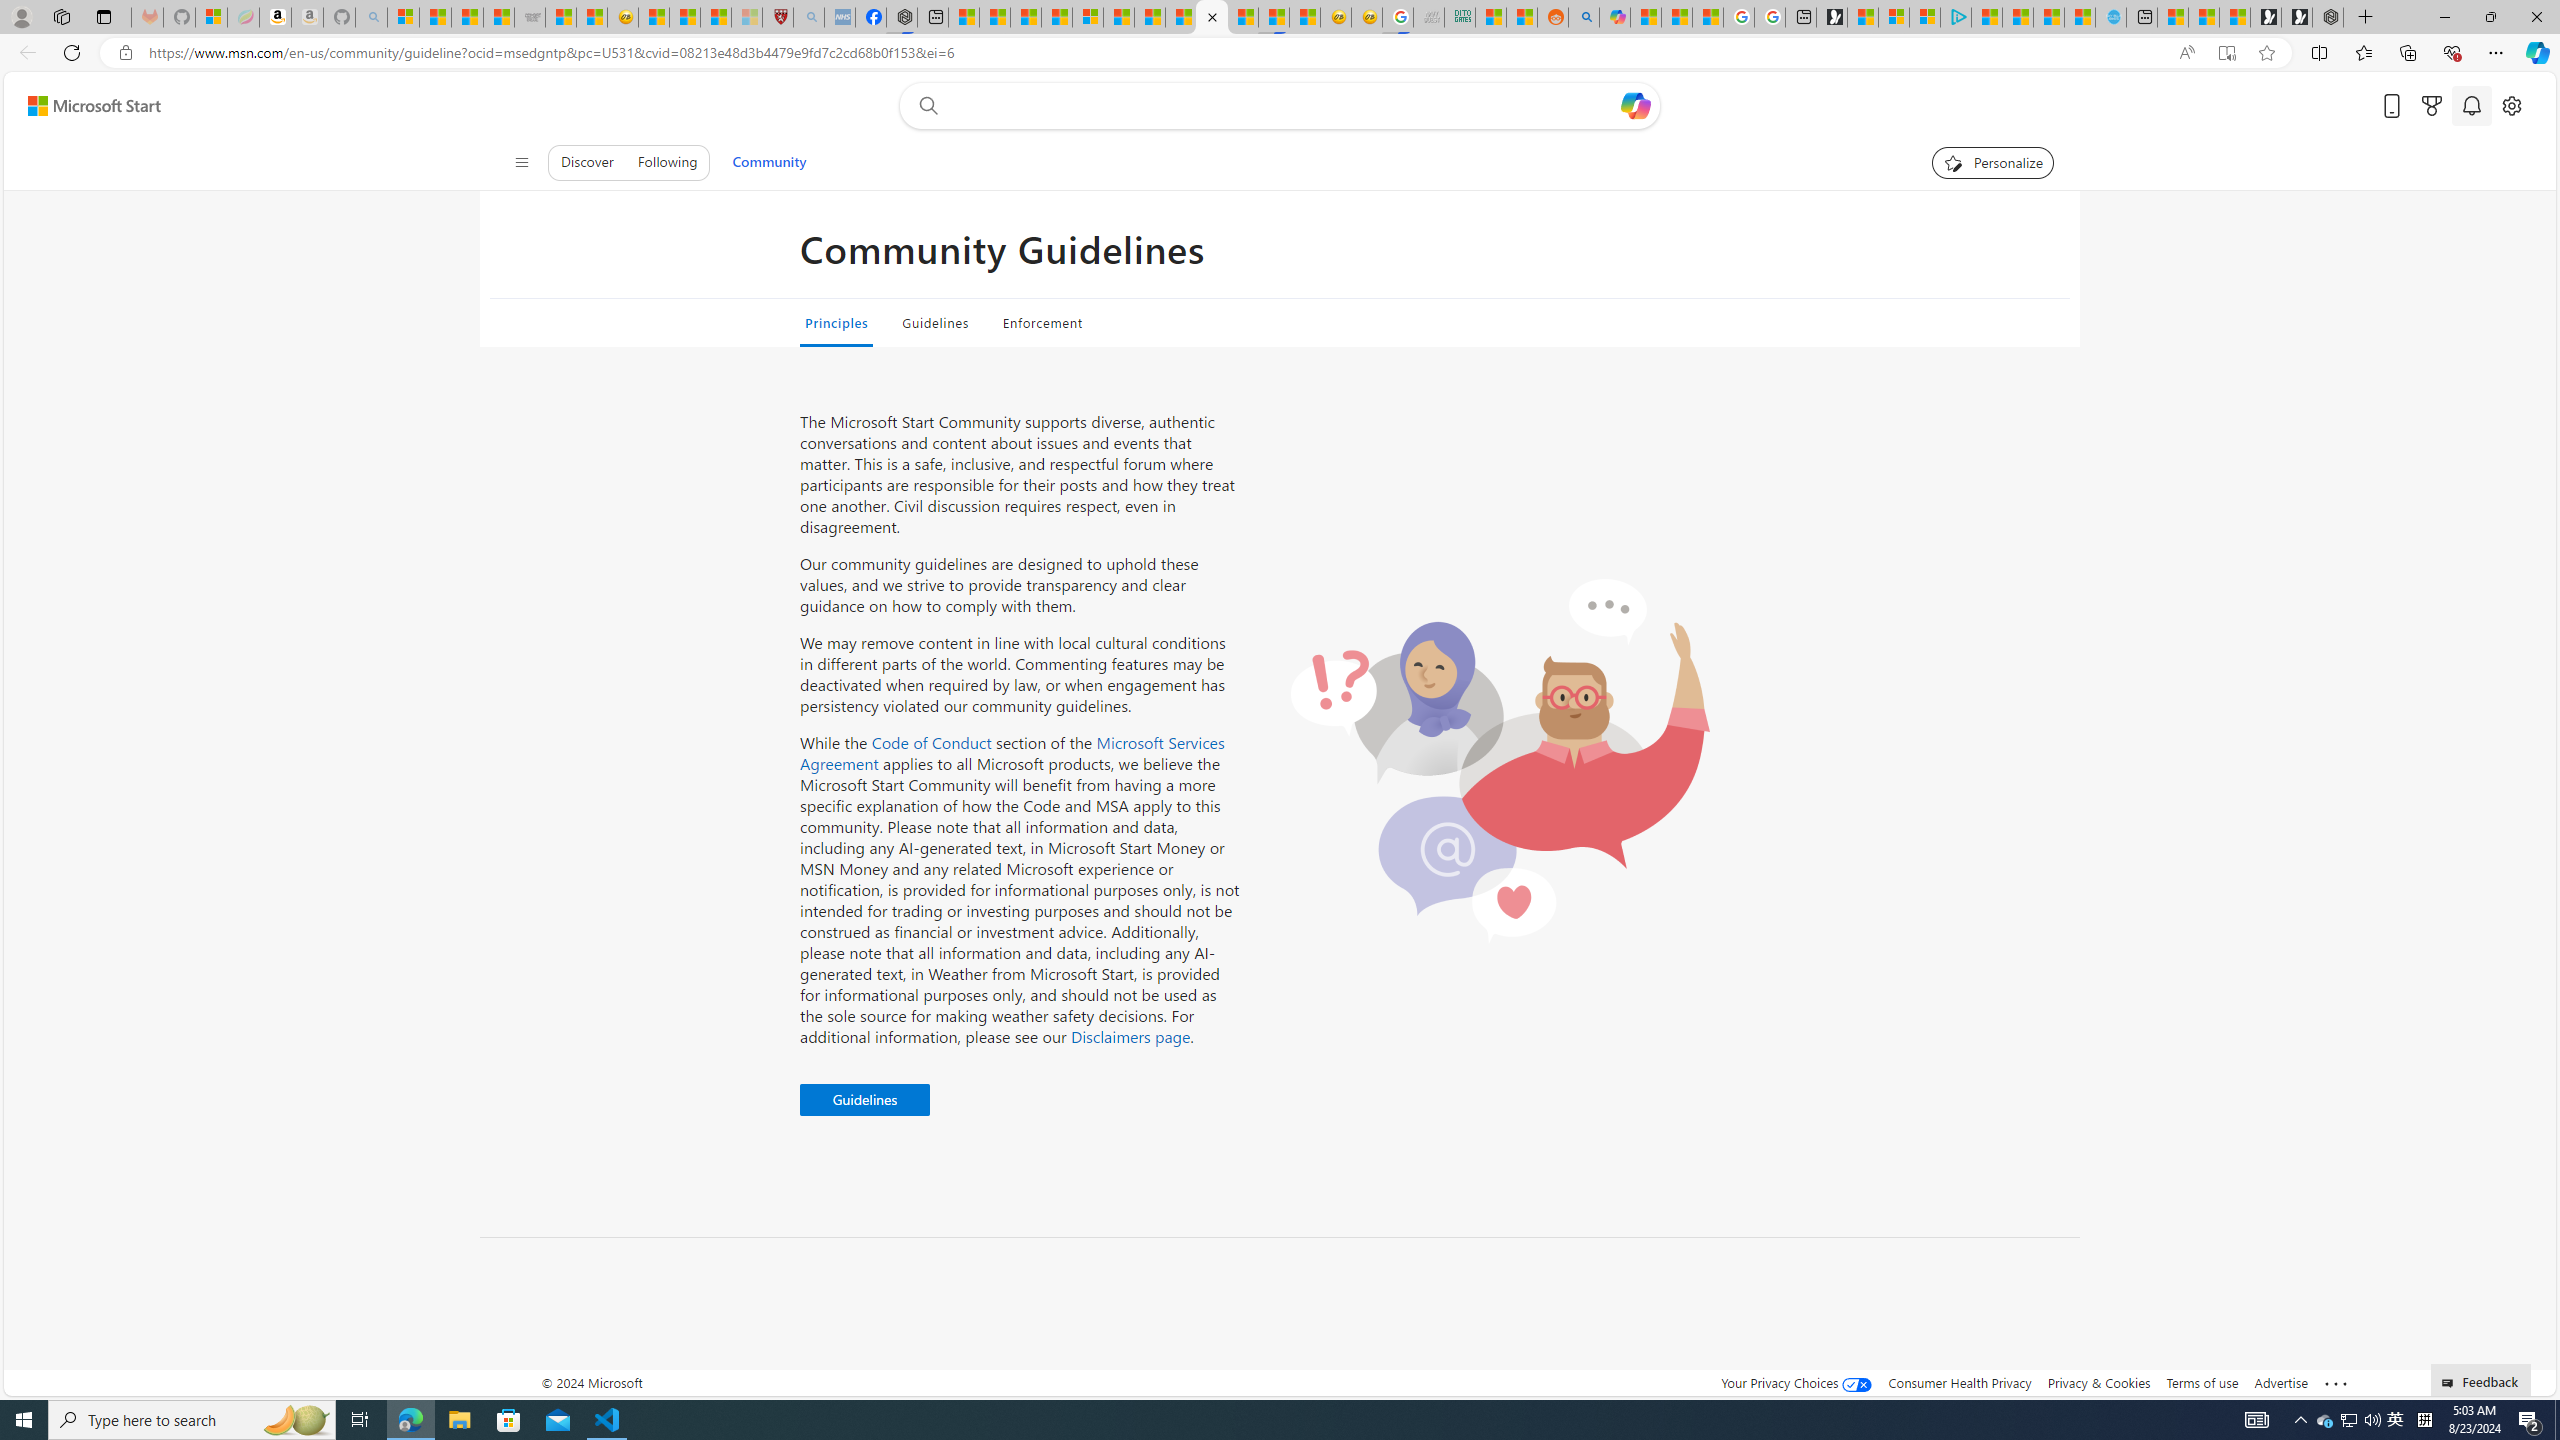 This screenshot has height=1440, width=2560. I want to click on 'Open Copilot', so click(1634, 104).